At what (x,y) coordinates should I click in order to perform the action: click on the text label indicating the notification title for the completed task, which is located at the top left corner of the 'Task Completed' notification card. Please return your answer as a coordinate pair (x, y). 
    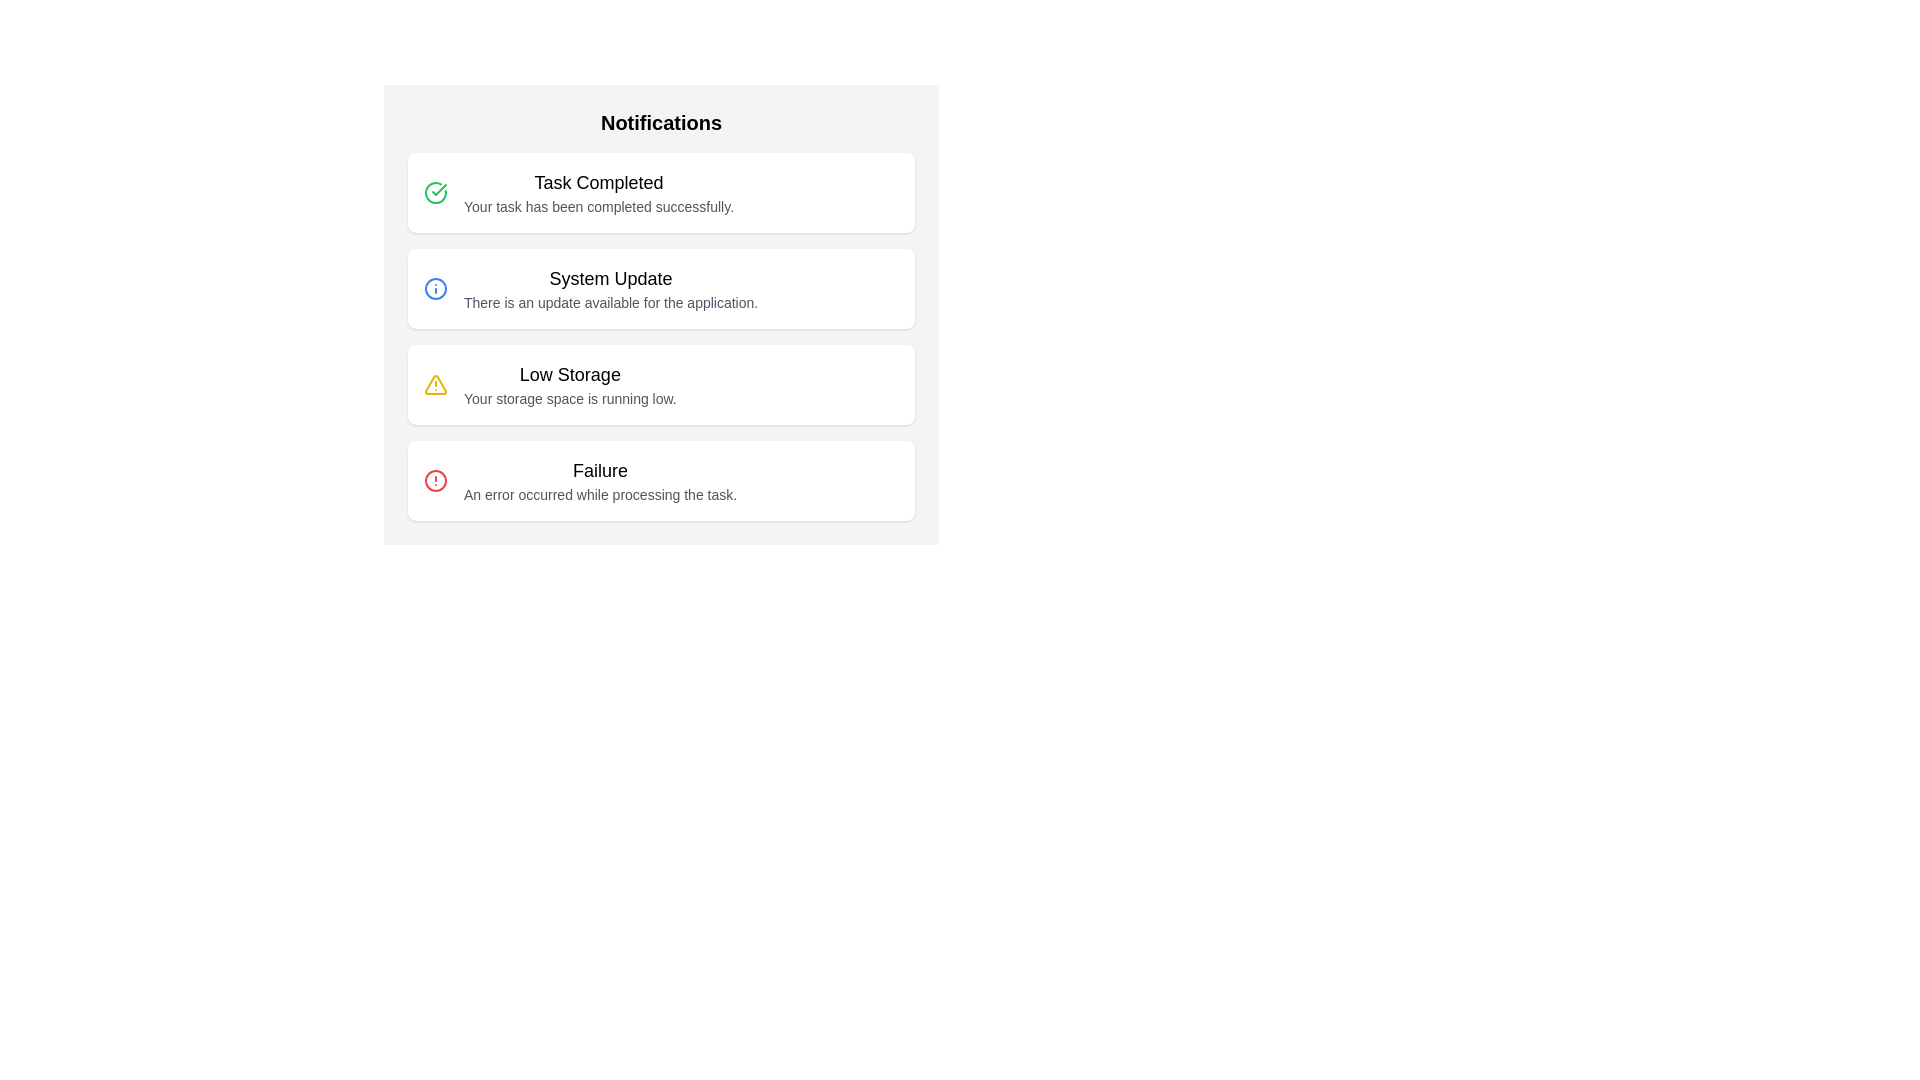
    Looking at the image, I should click on (598, 182).